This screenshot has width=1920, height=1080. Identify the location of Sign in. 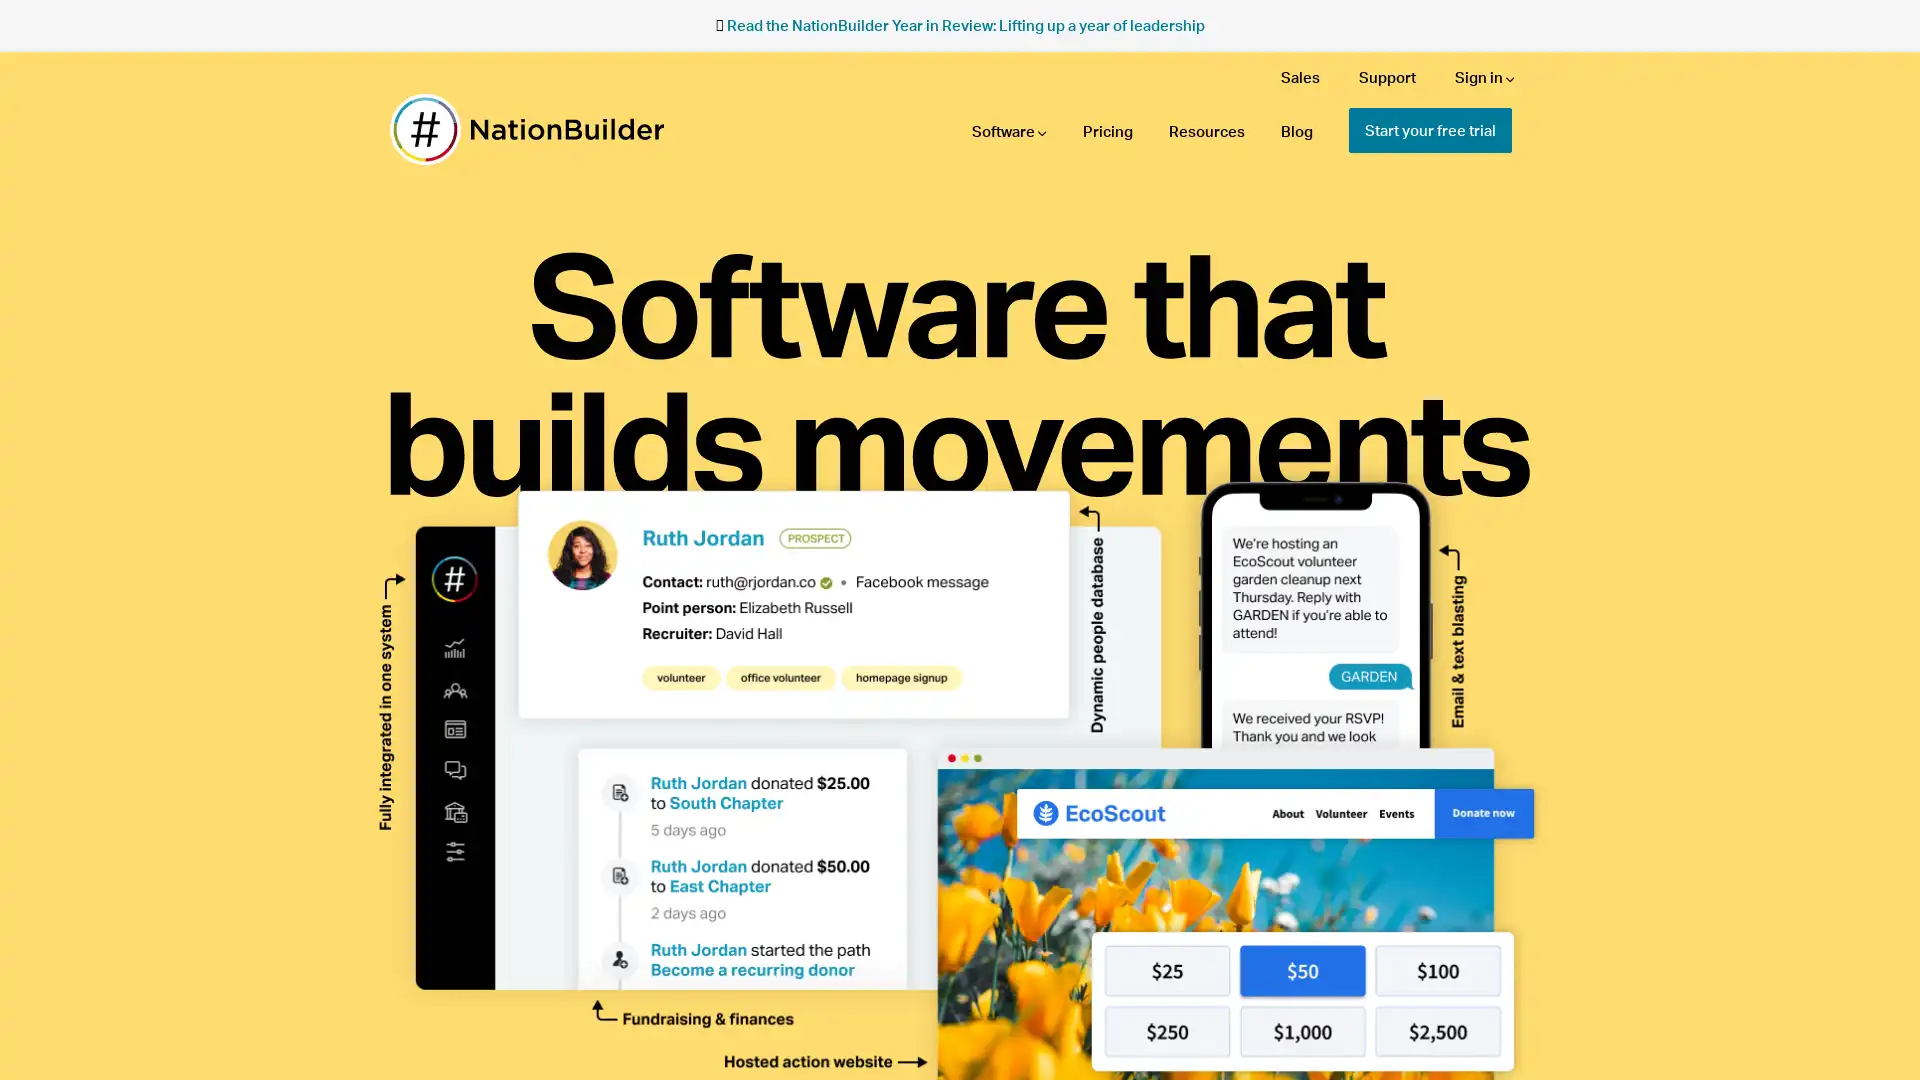
(1484, 76).